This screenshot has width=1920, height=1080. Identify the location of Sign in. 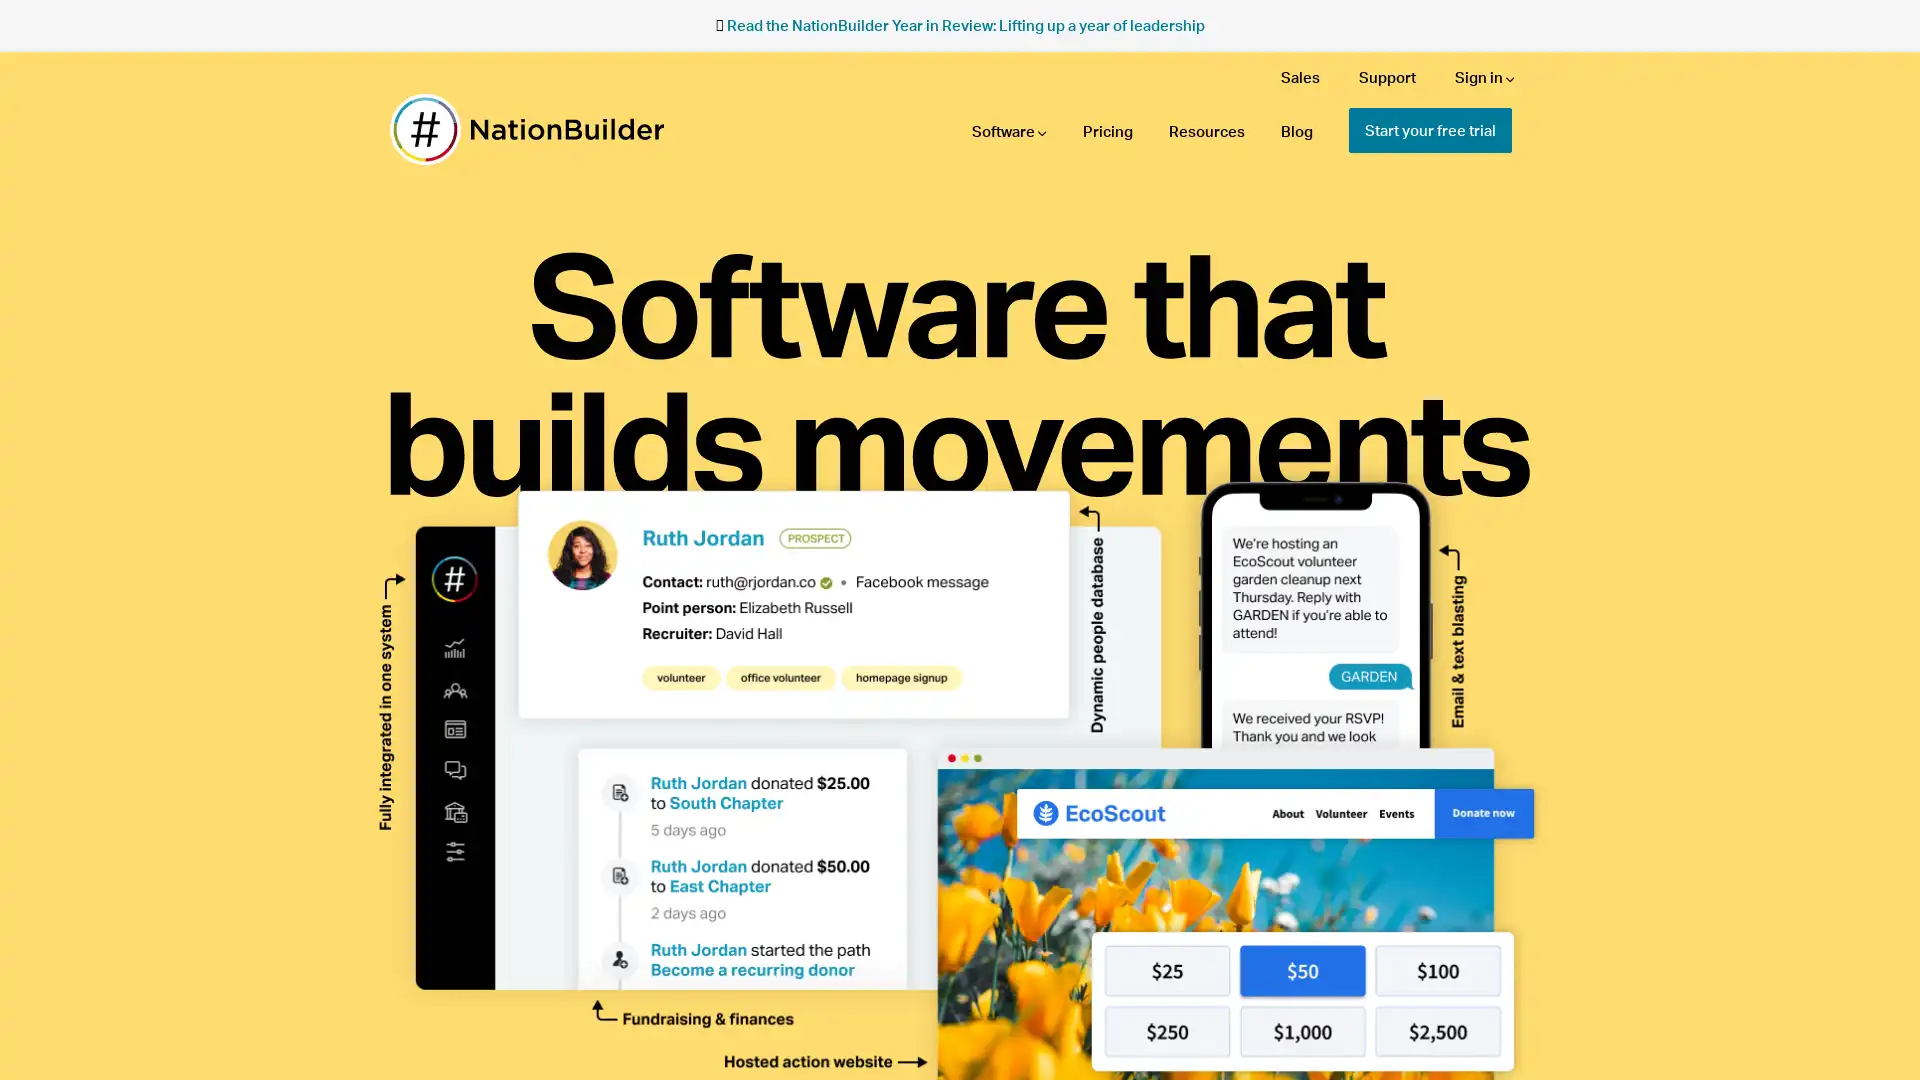
(1484, 76).